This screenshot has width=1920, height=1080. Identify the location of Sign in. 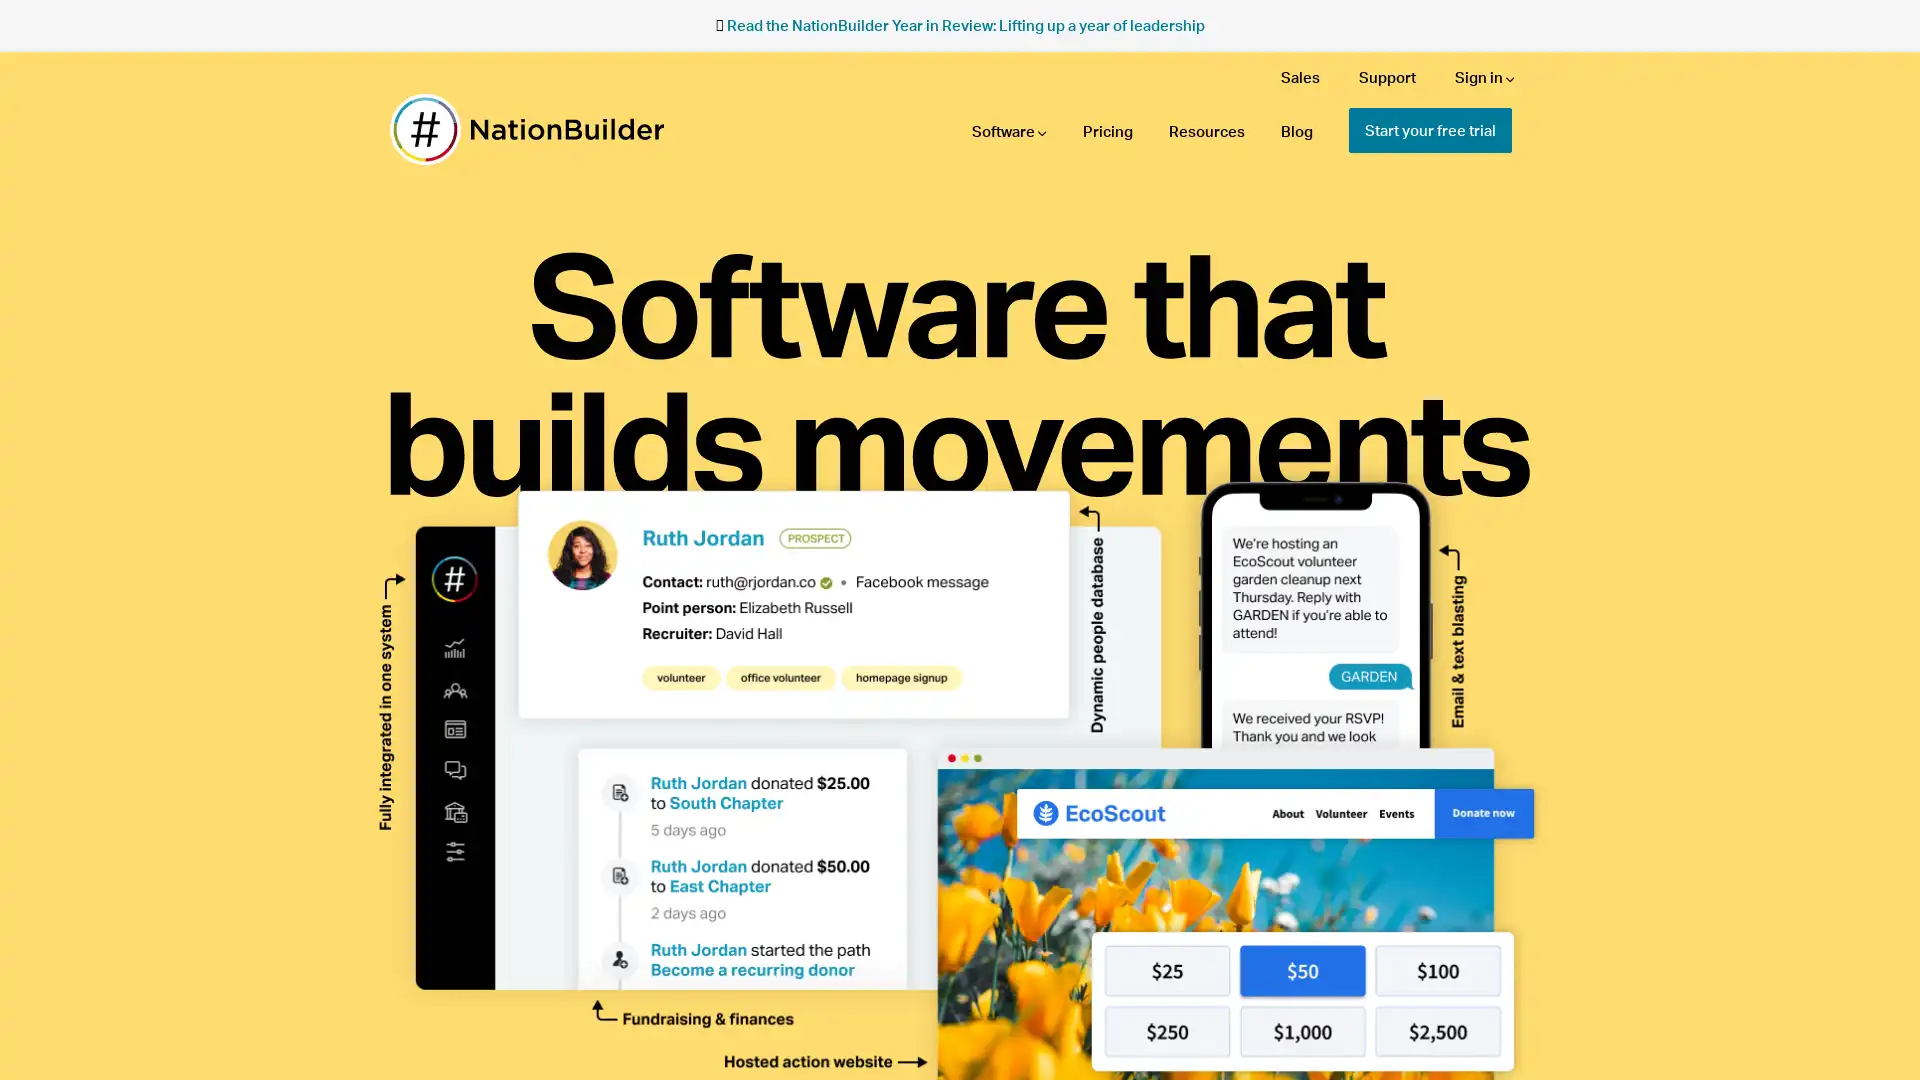
(1484, 76).